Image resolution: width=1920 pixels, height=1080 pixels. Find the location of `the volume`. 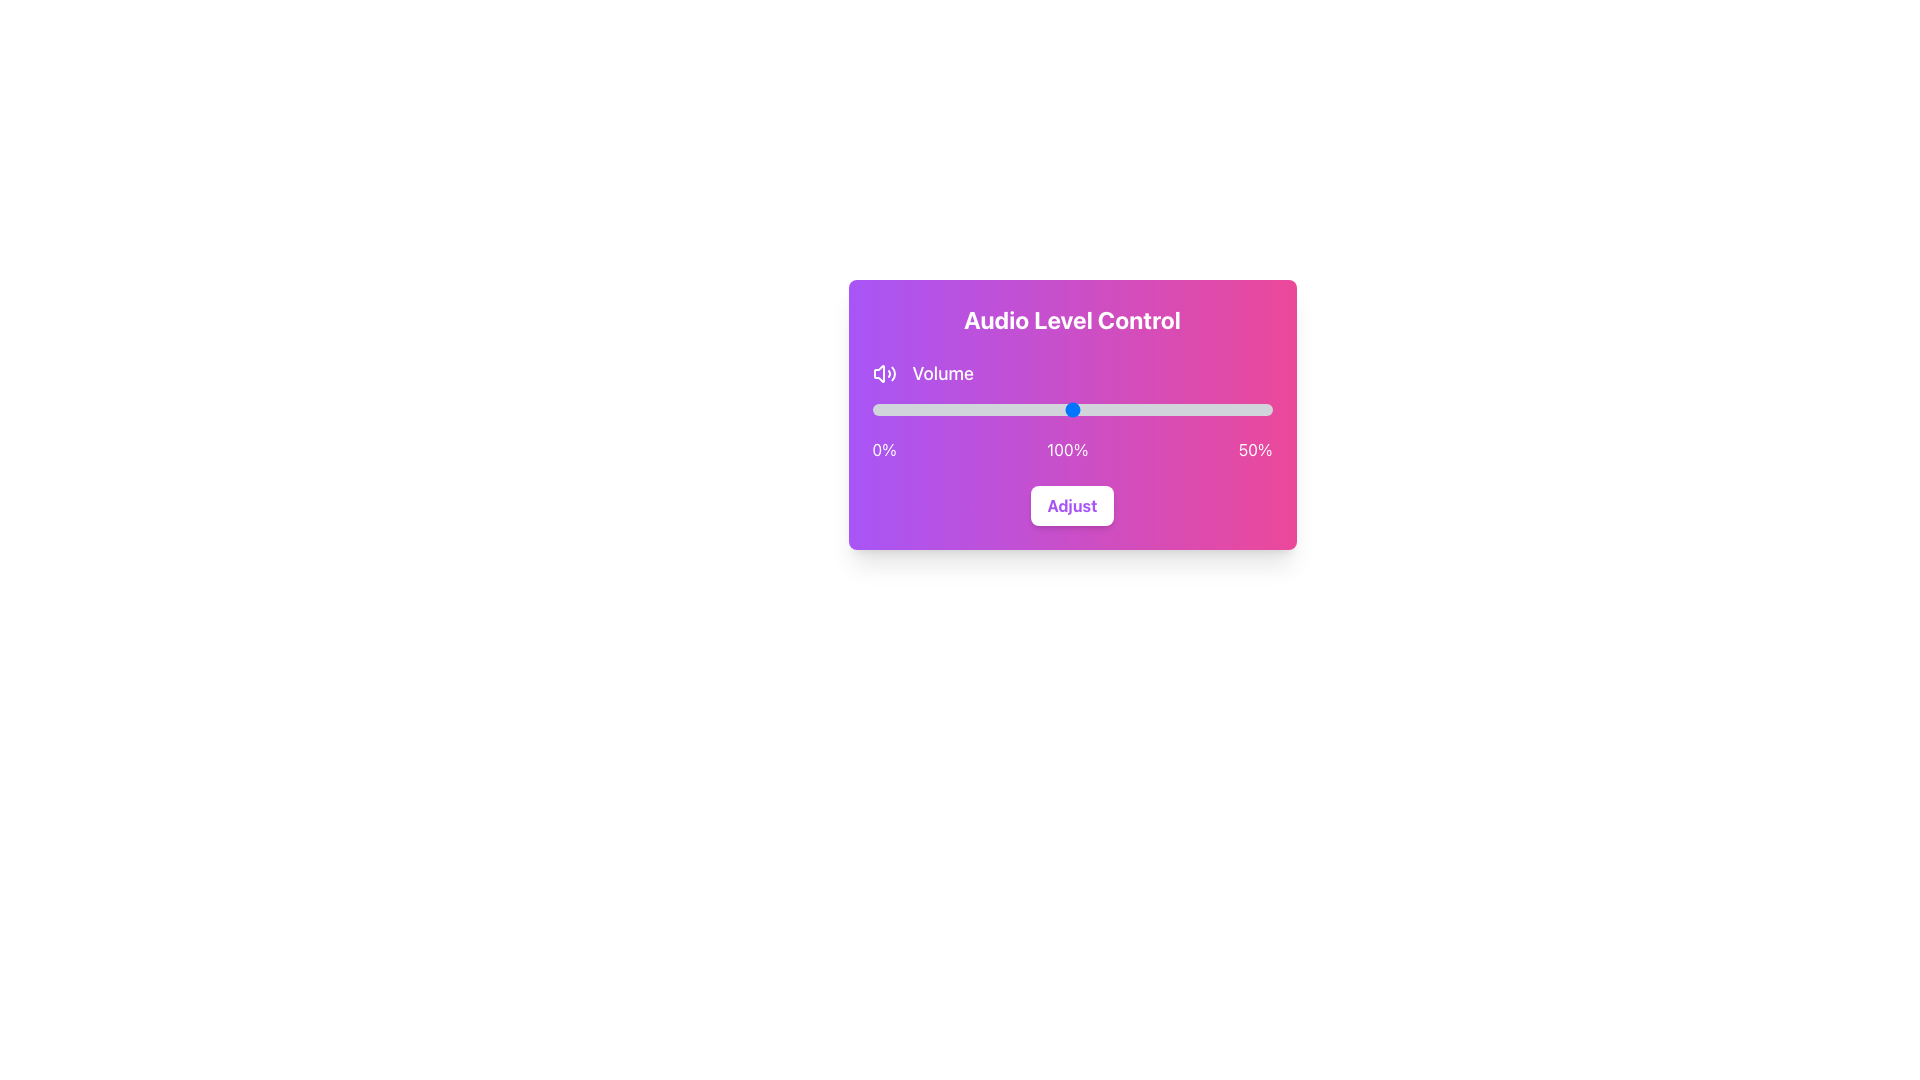

the volume is located at coordinates (1091, 408).